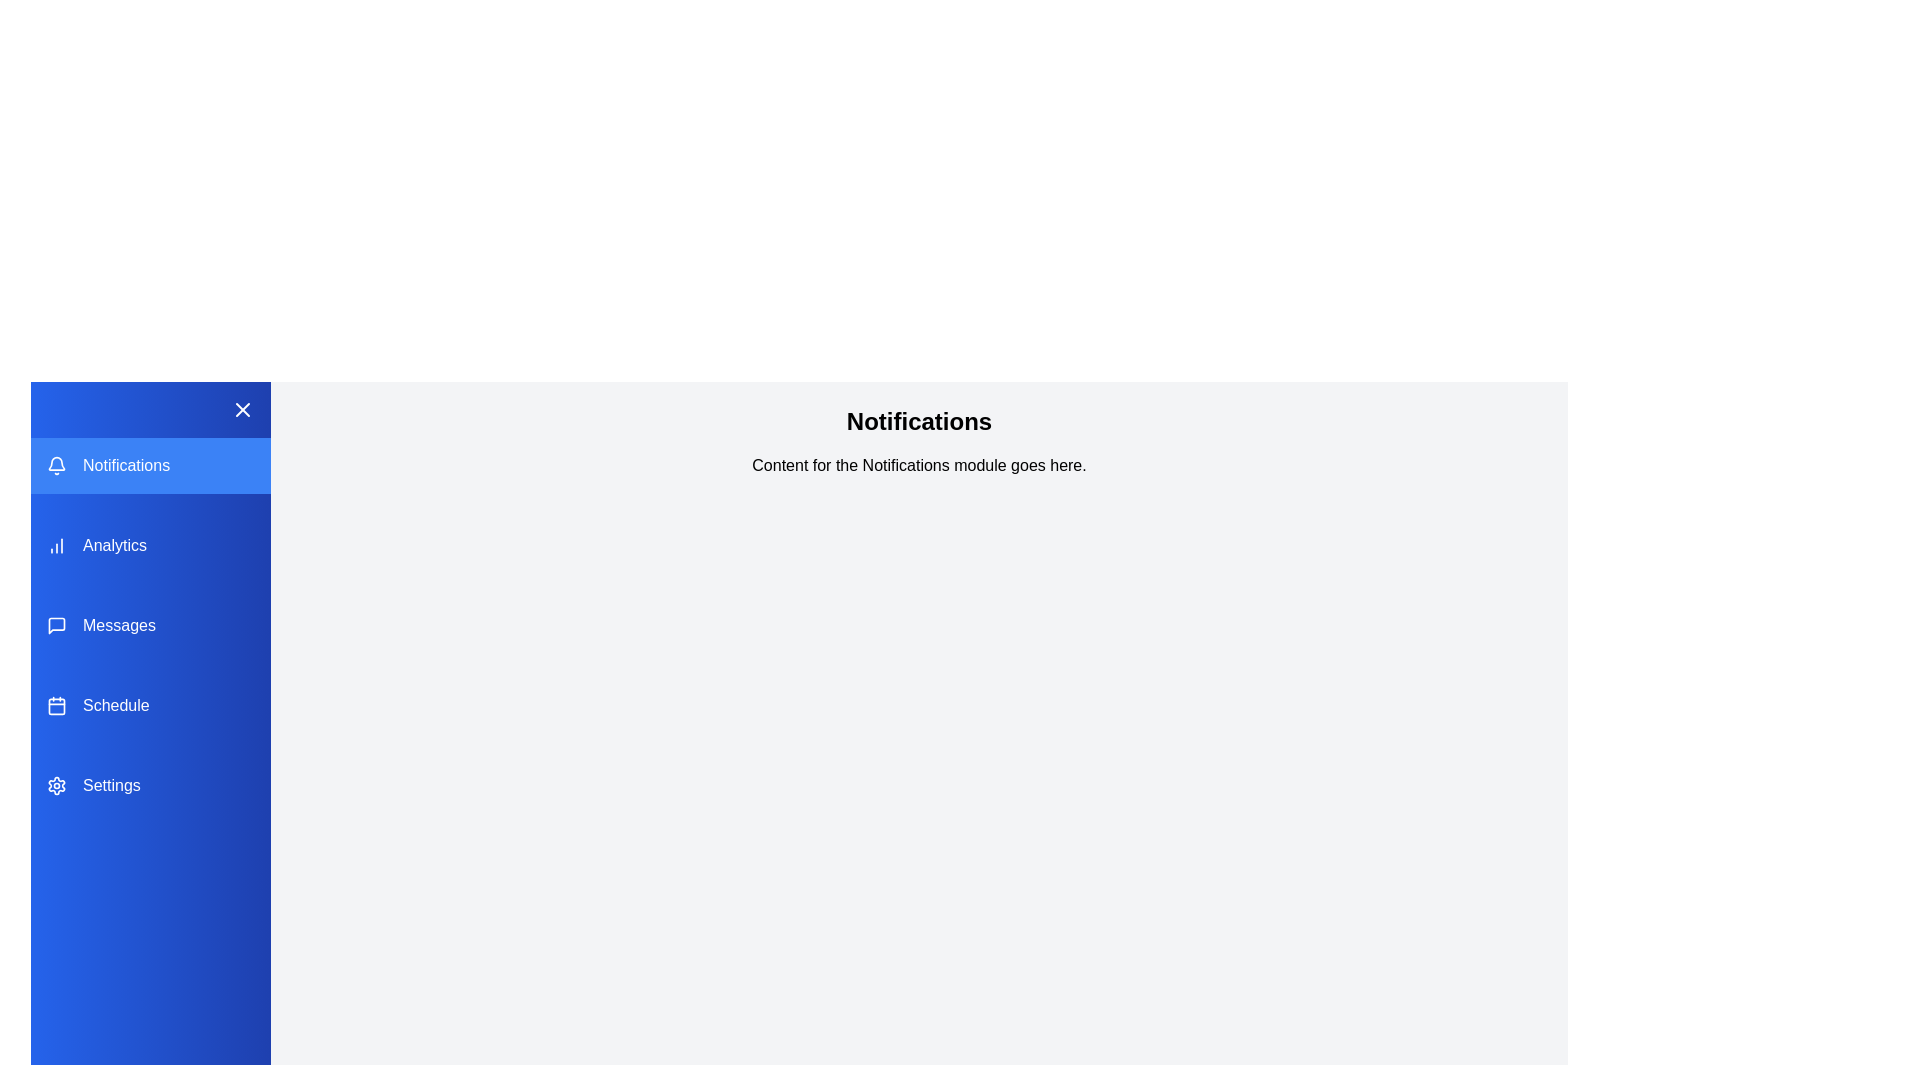 The height and width of the screenshot is (1080, 1920). I want to click on the module Schedule from the sidebar, so click(149, 704).